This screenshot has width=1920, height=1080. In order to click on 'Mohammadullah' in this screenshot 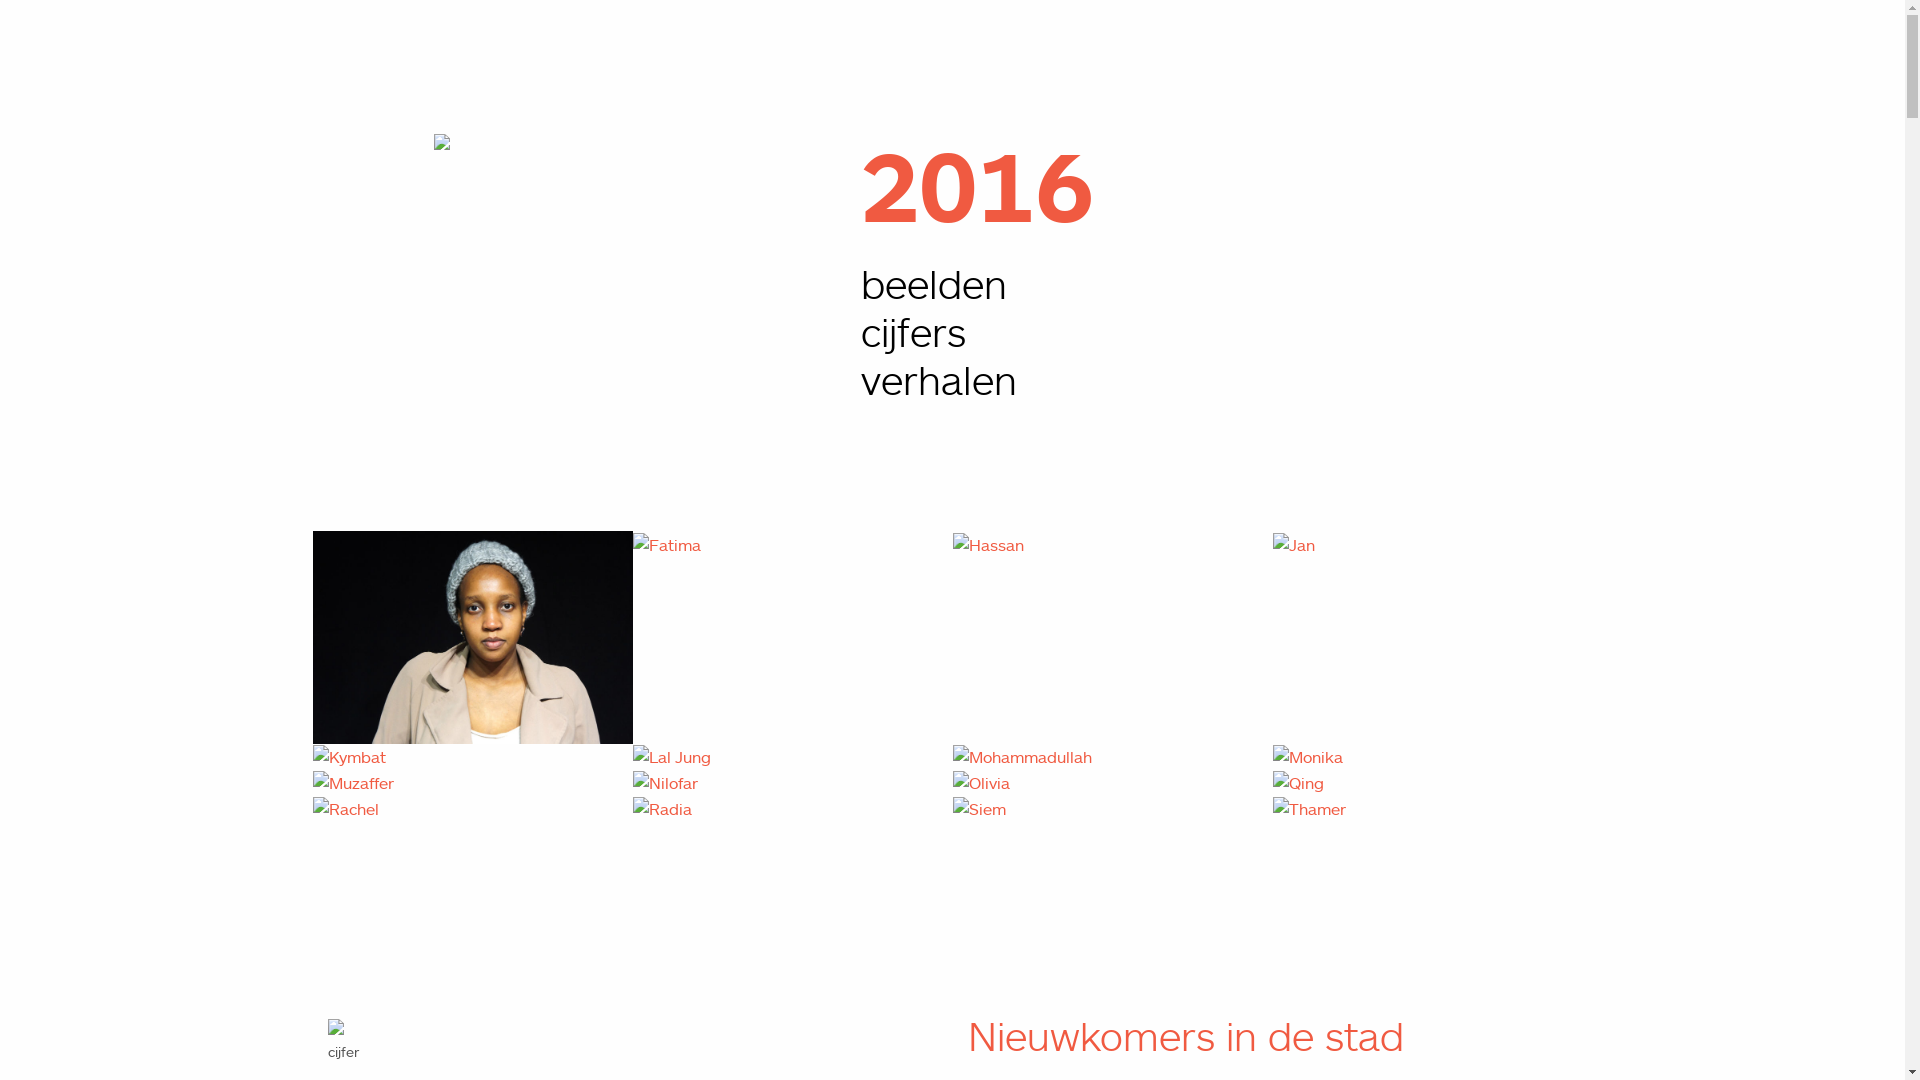, I will do `click(1021, 756)`.